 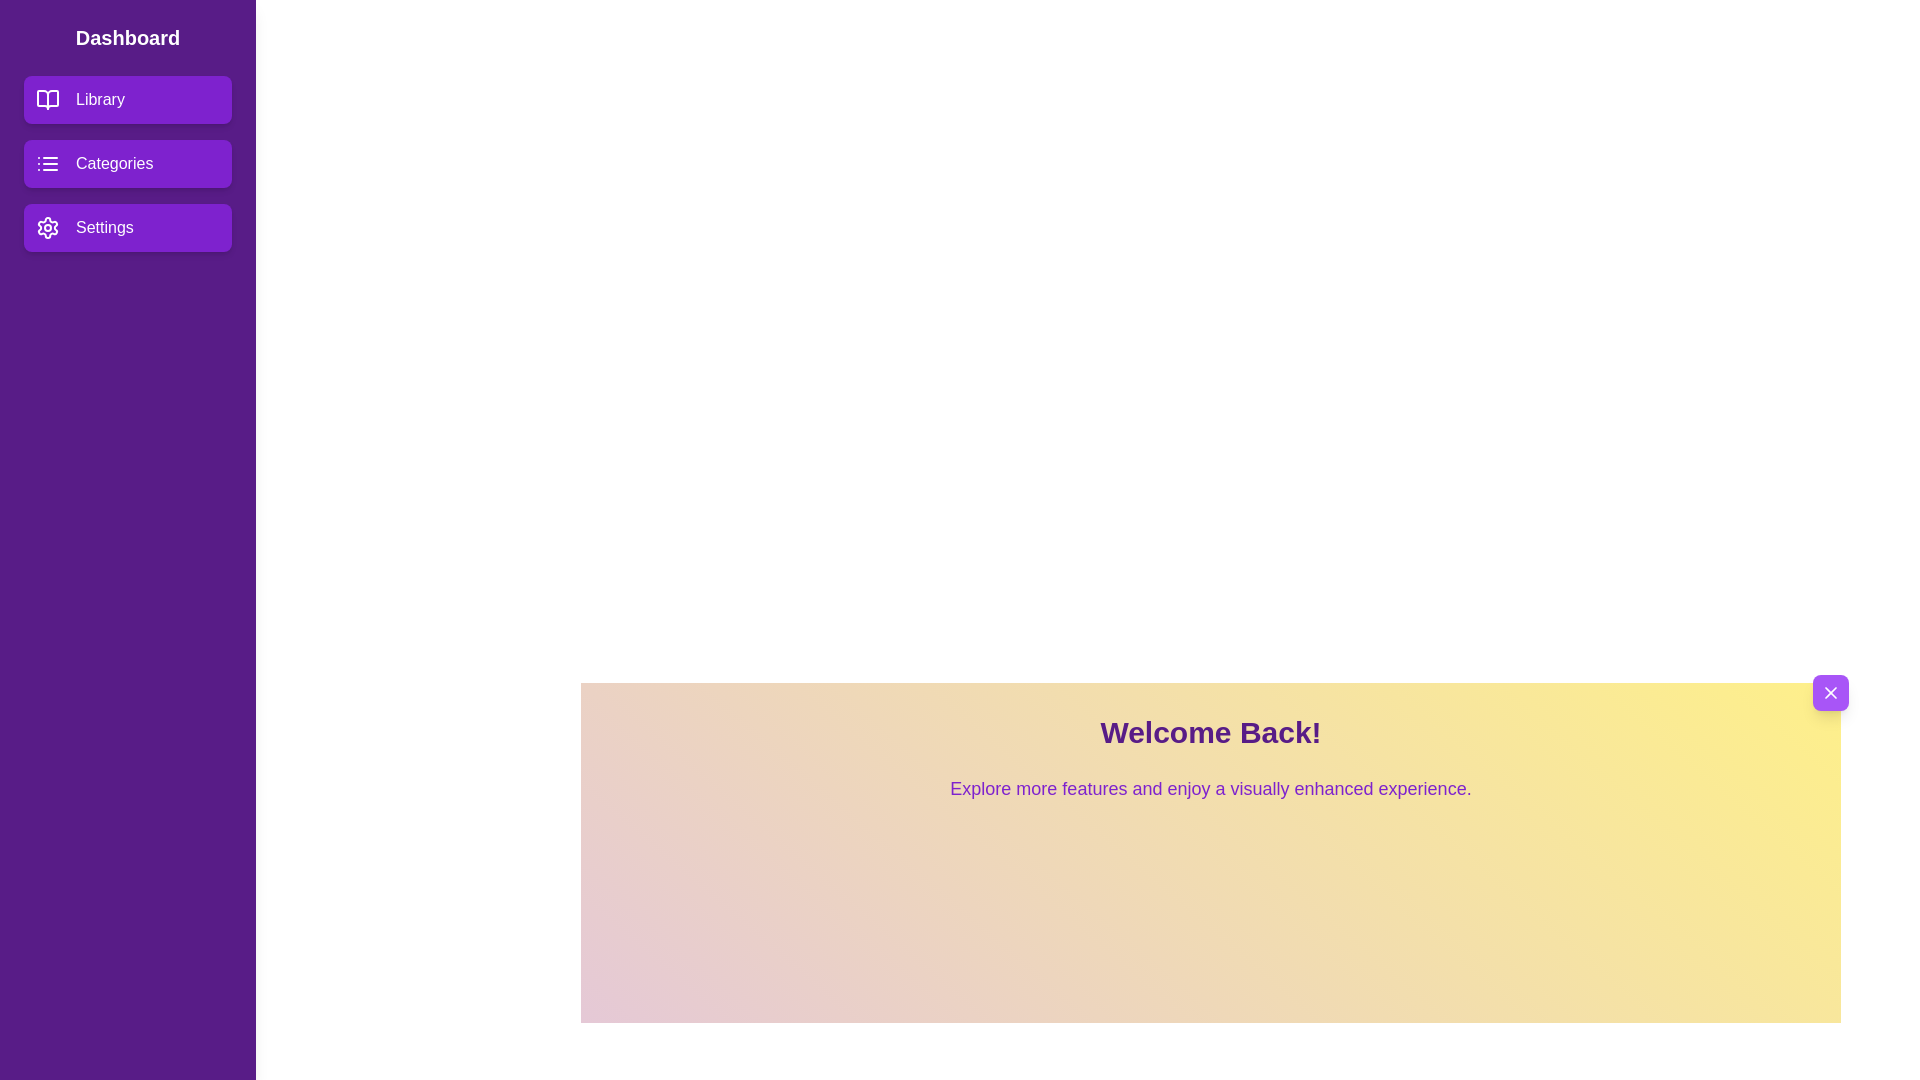 What do you see at coordinates (1830, 692) in the screenshot?
I see `the button in the top-right corner to toggle the drawer visibility` at bounding box center [1830, 692].